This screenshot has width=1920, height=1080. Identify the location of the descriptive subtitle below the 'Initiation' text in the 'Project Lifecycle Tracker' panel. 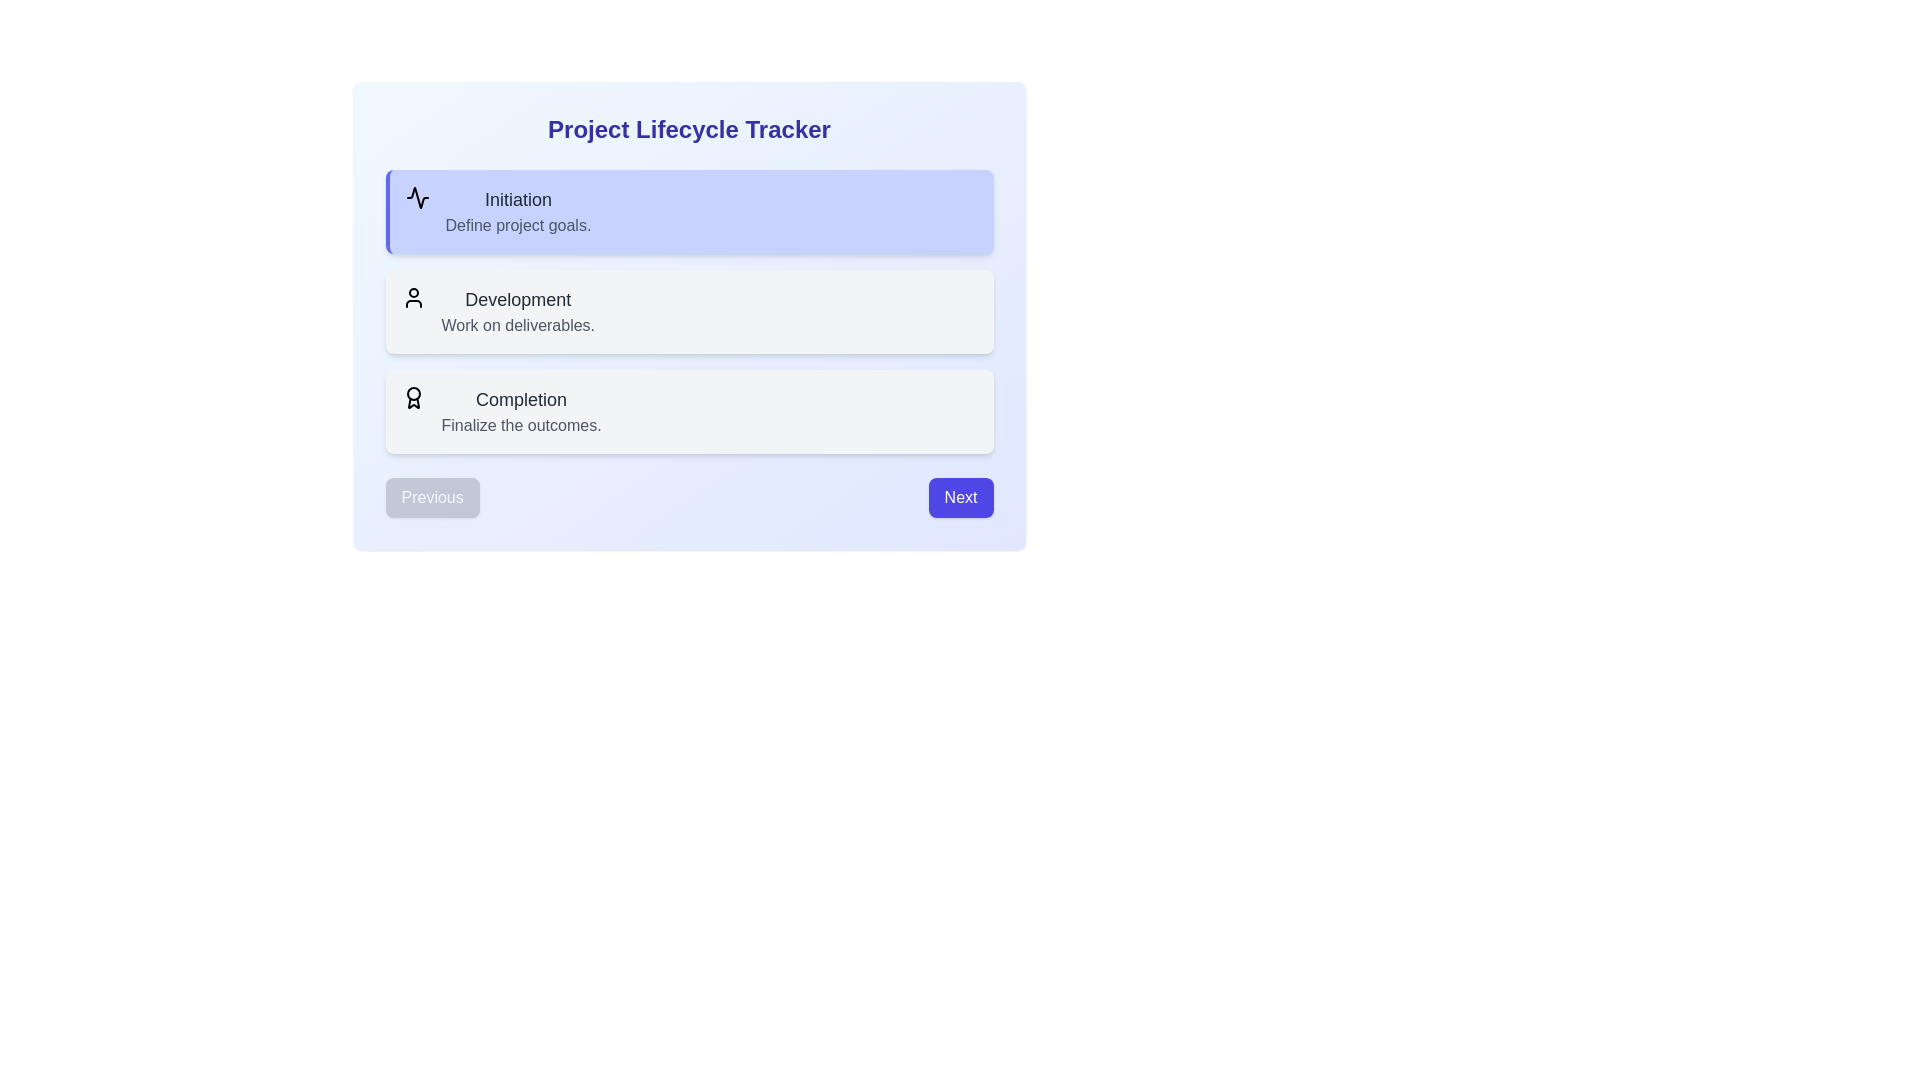
(518, 225).